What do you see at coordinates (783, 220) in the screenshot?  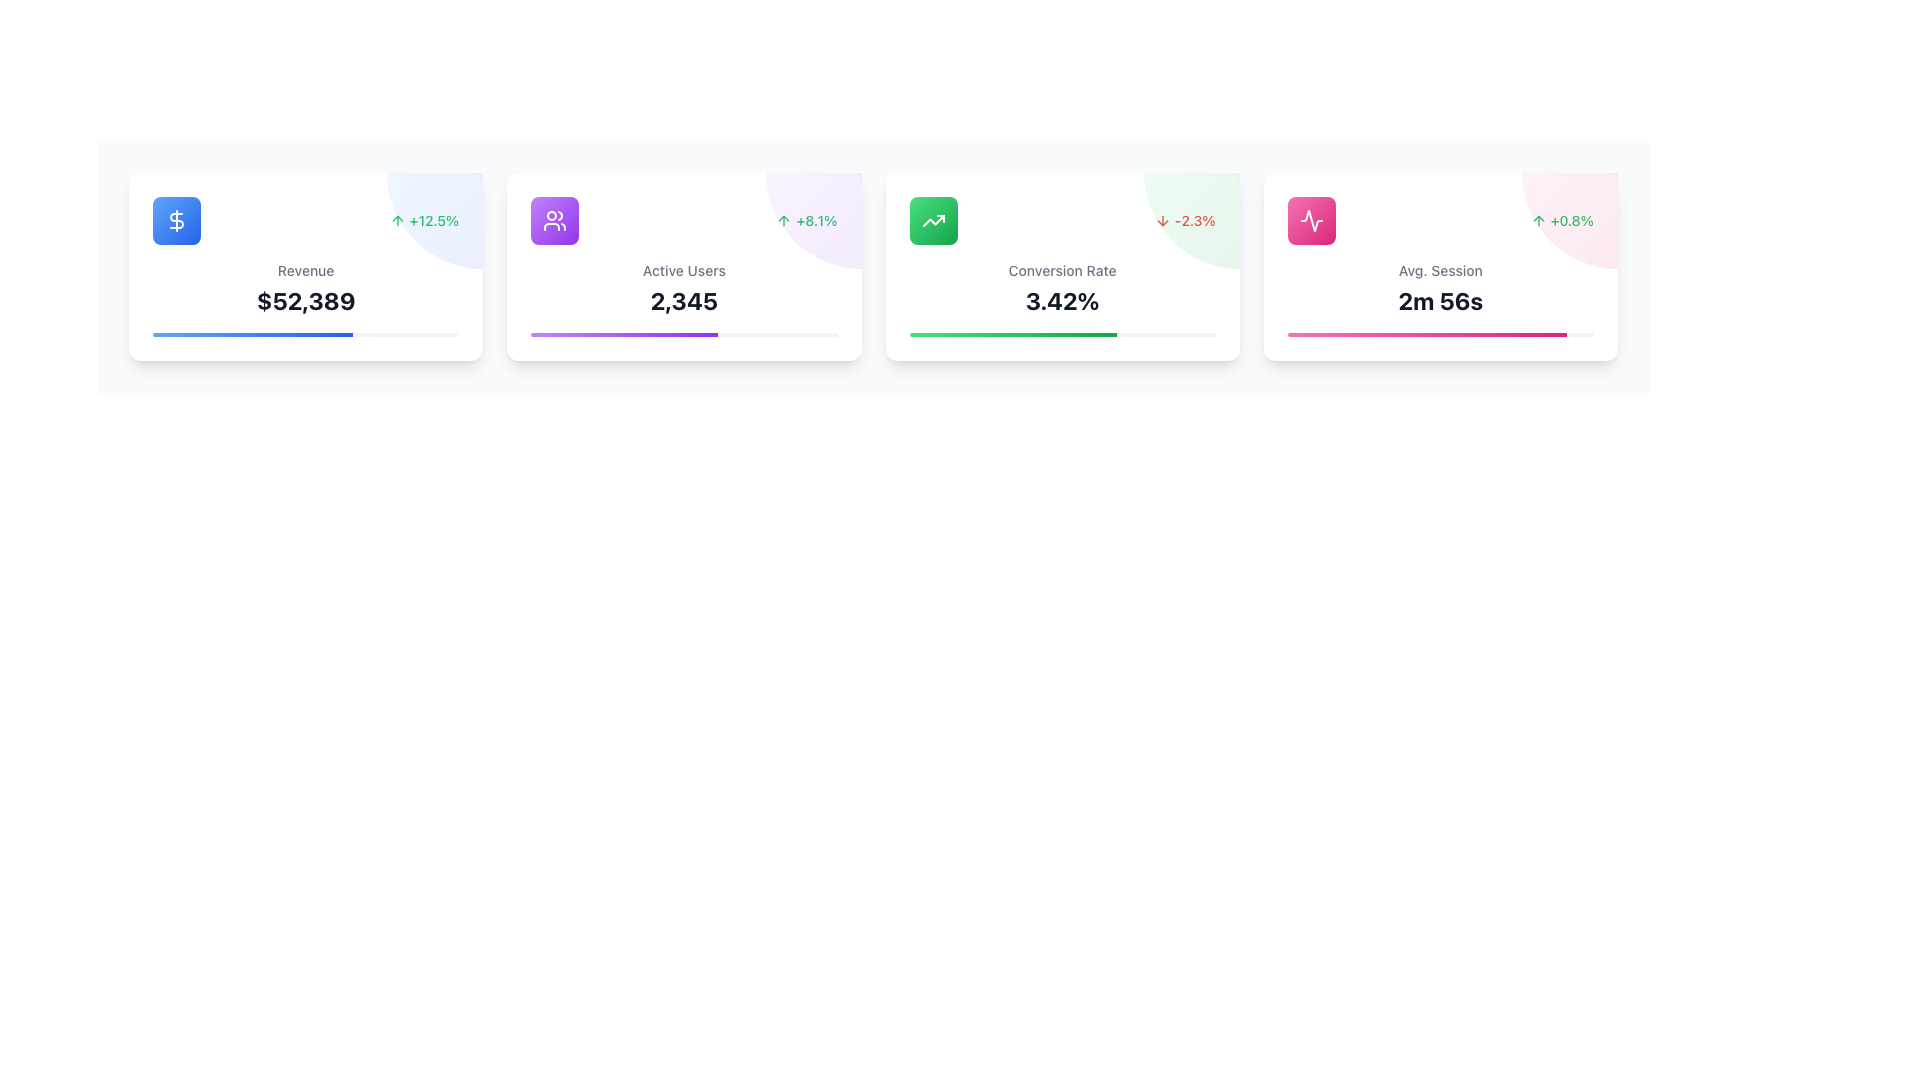 I see `the upward-pointing green arrow icon located adjacent` at bounding box center [783, 220].